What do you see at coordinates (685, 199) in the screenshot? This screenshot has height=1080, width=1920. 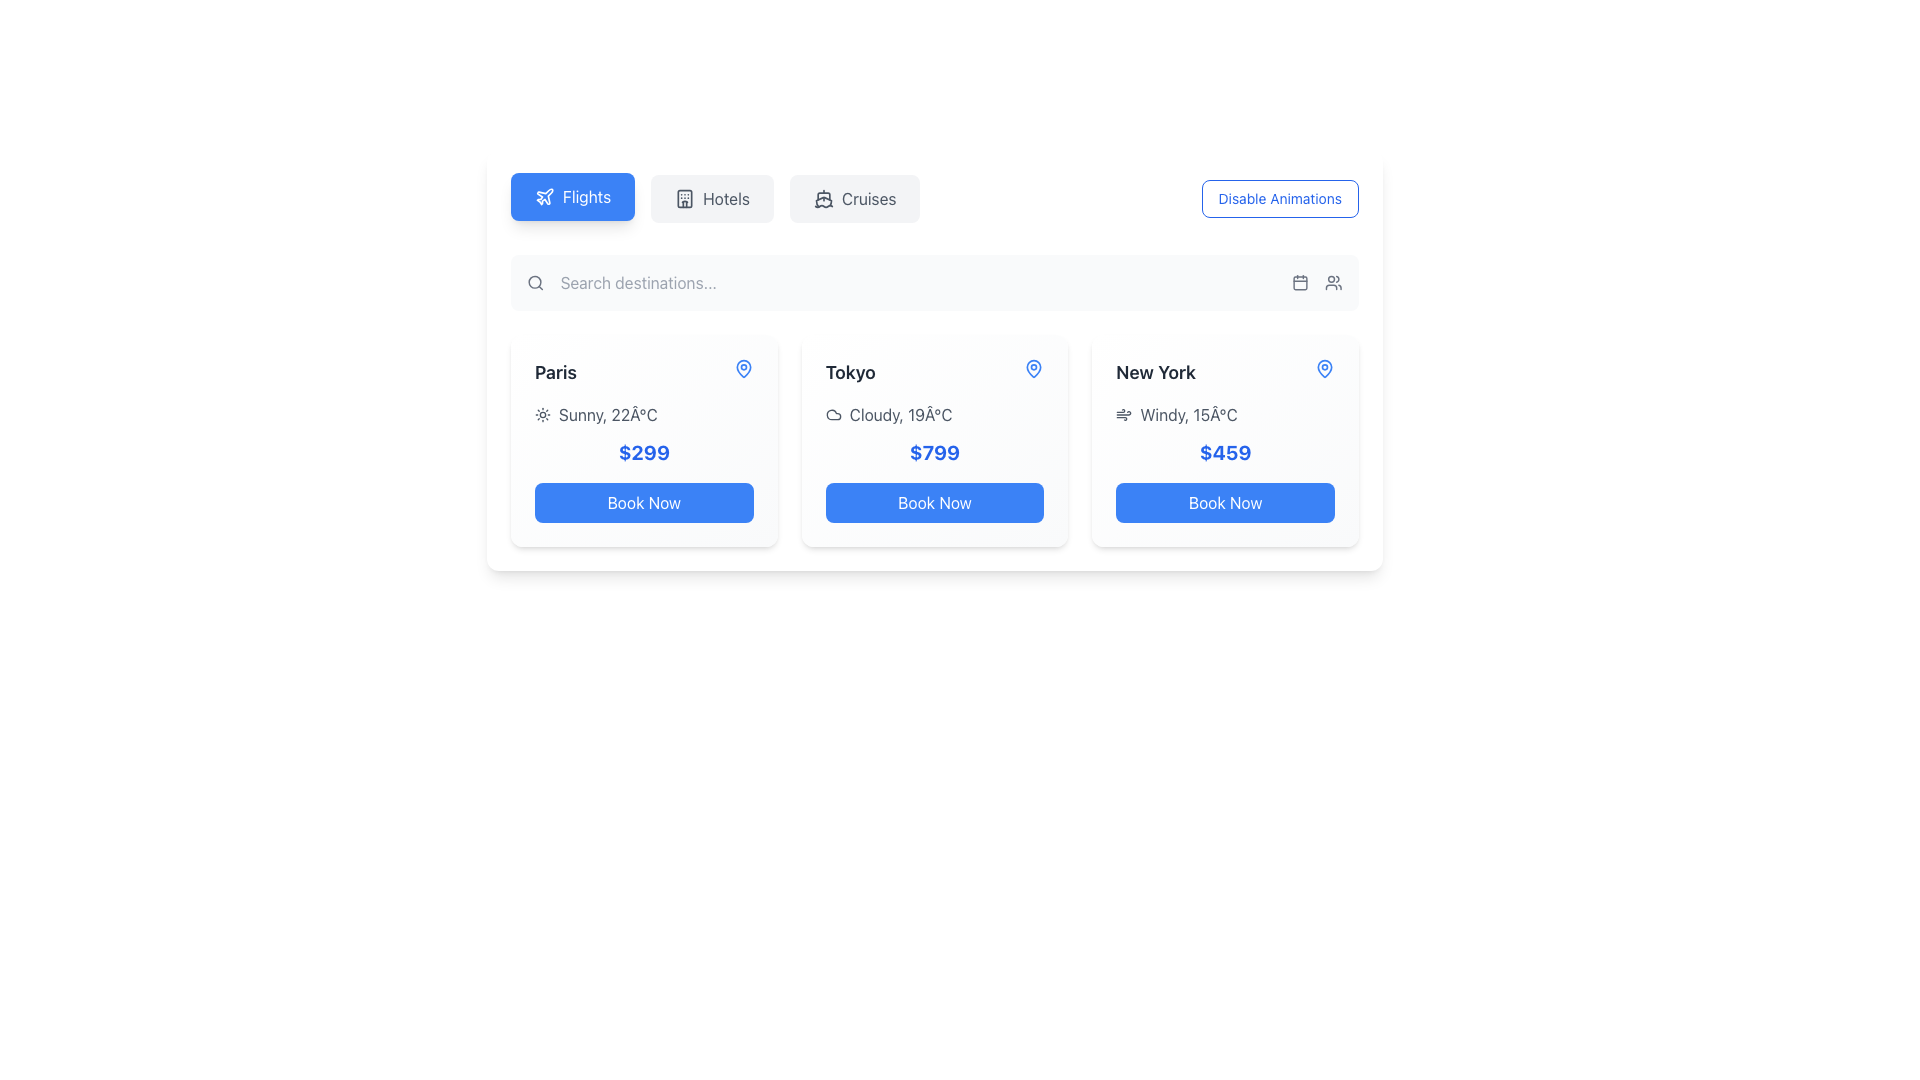 I see `the hotel icon located in the navigation bar, which is styled in a dark color and positioned to the left of the word 'hotels'` at bounding box center [685, 199].